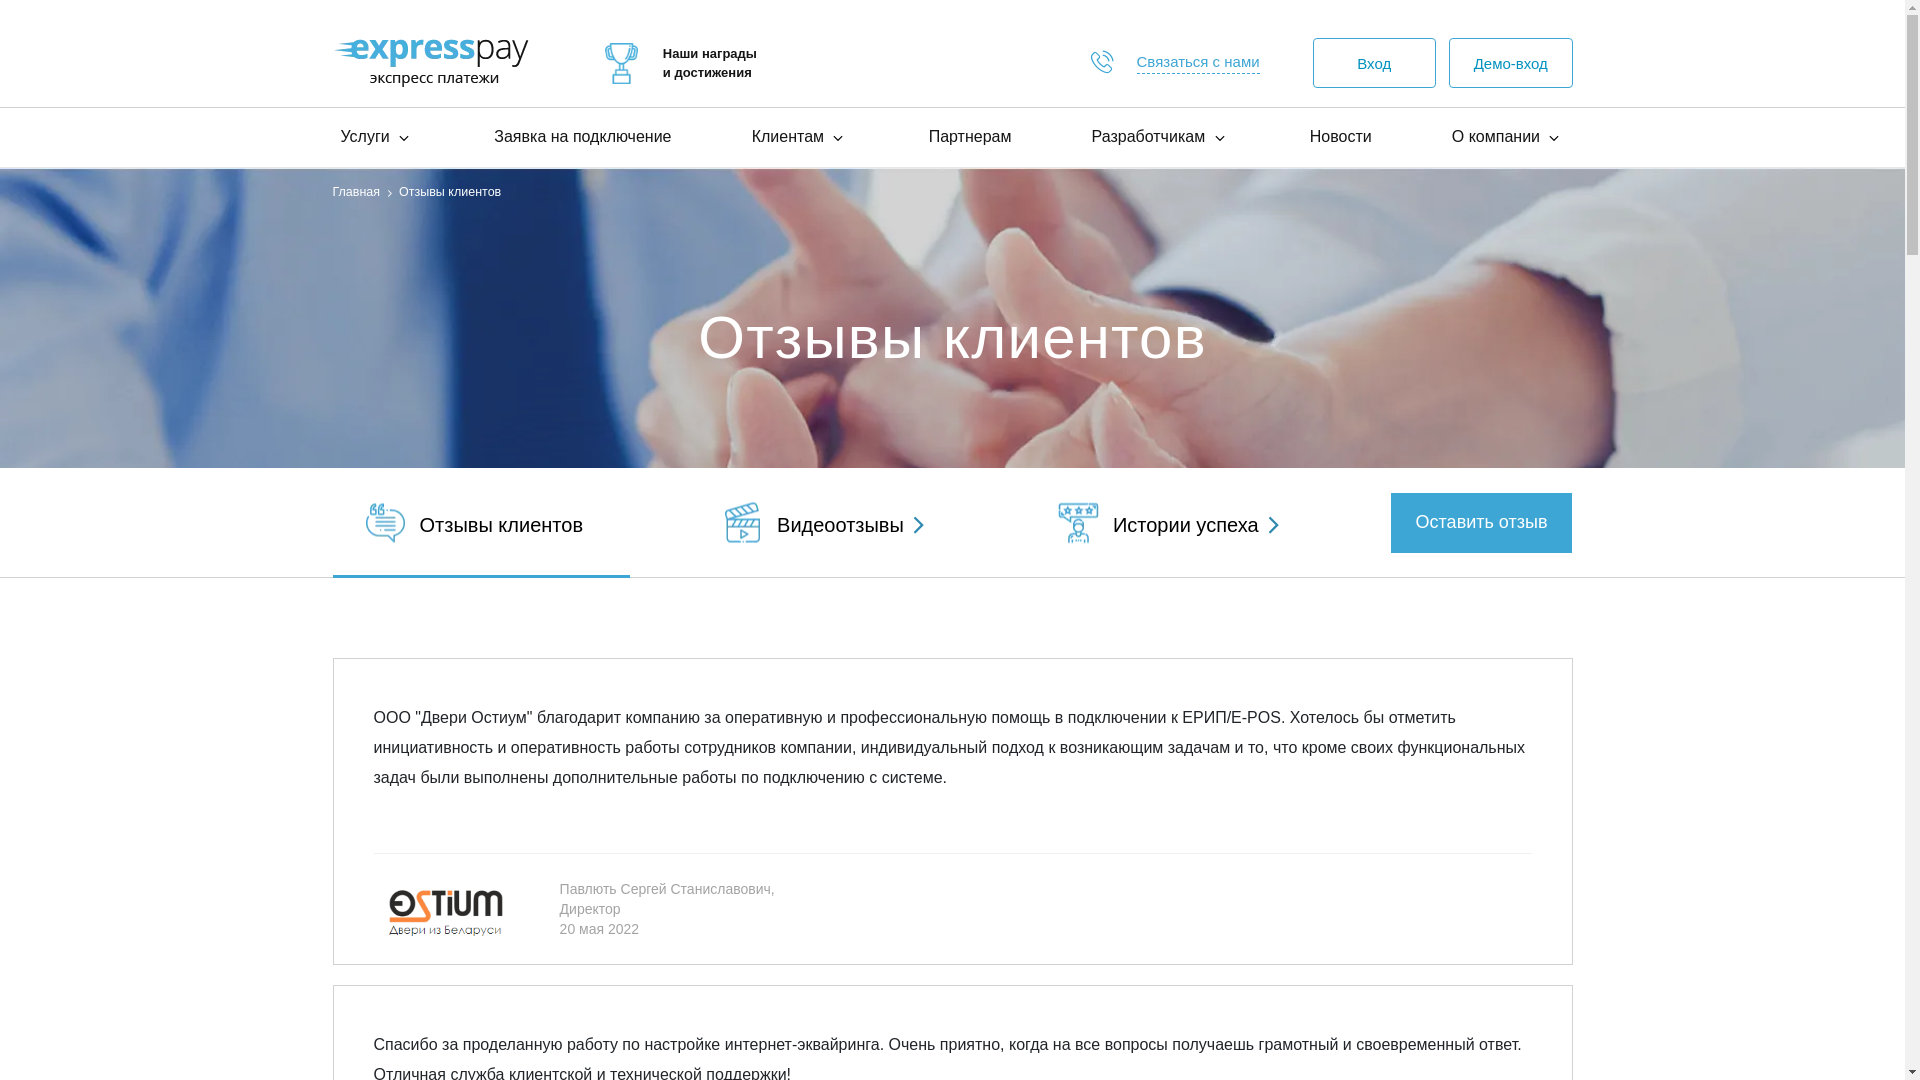  I want to click on 'express-pay.by', so click(429, 61).